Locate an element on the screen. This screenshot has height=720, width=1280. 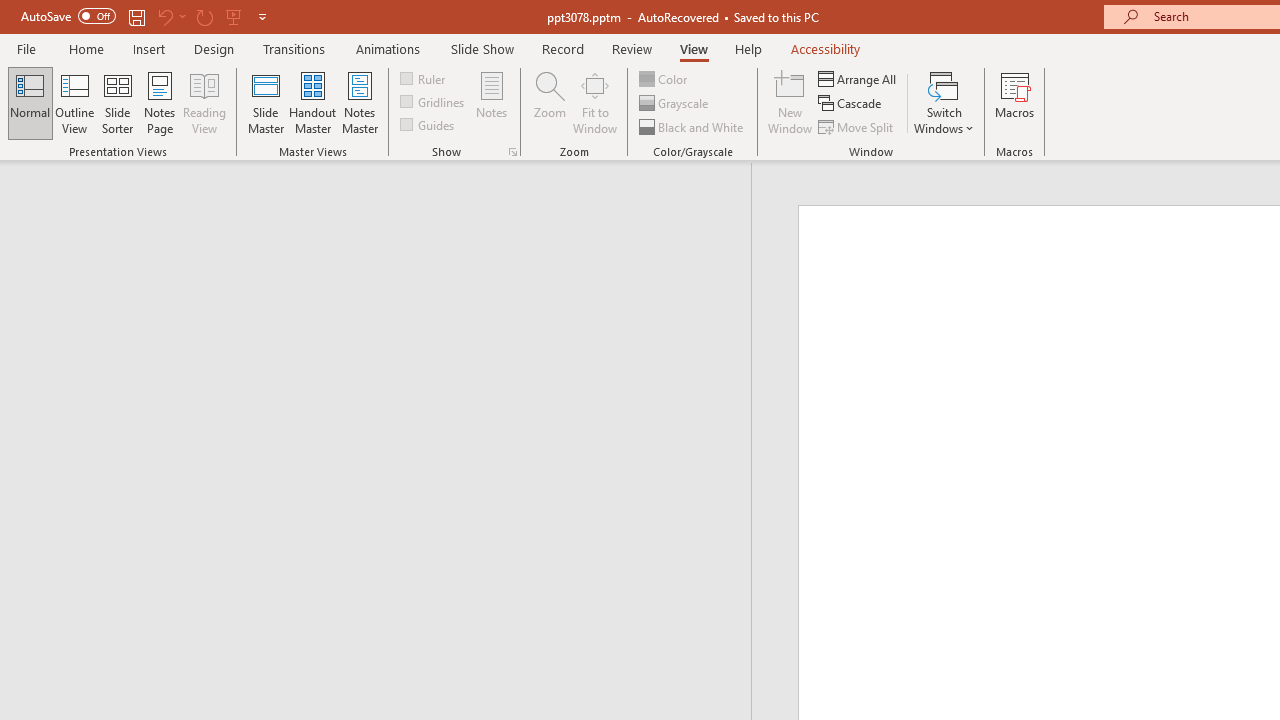
'Notes Page' is located at coordinates (160, 103).